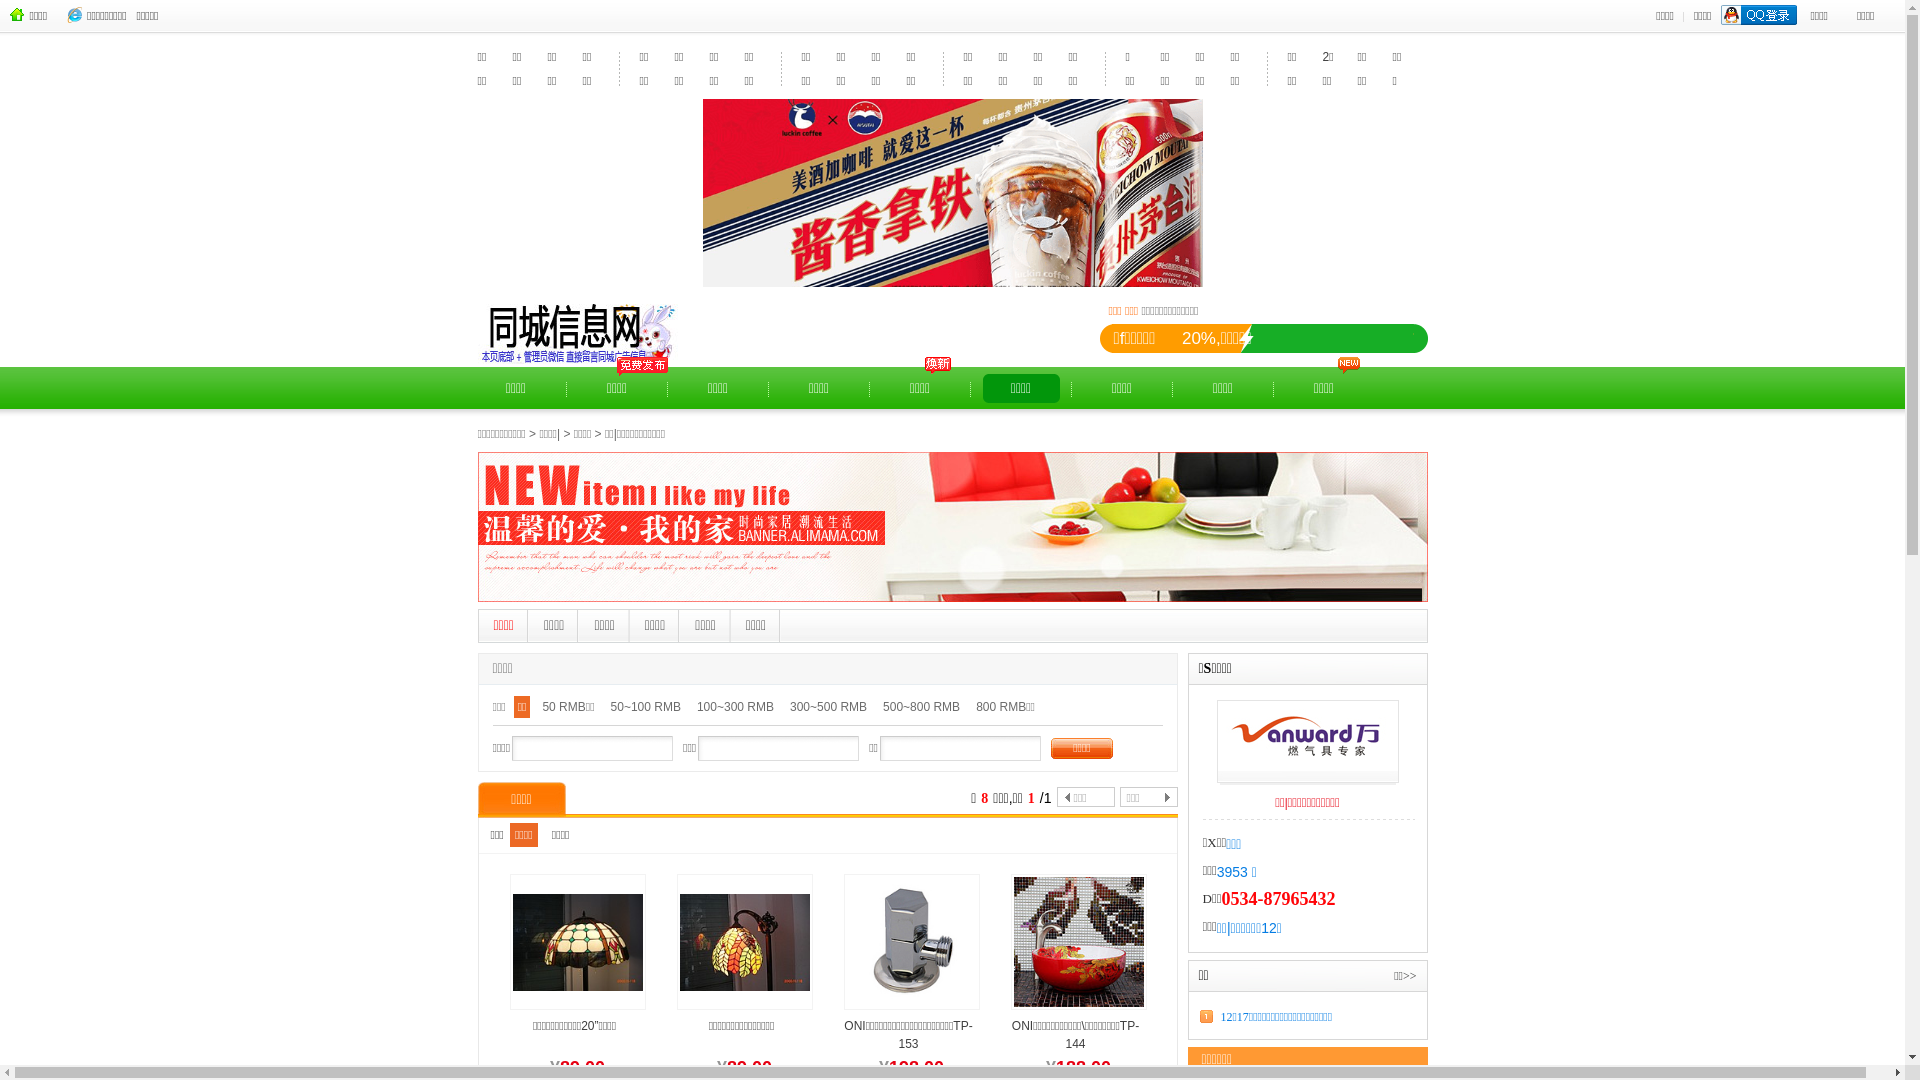 This screenshot has height=1080, width=1920. I want to click on '50~100 RMB', so click(646, 736).